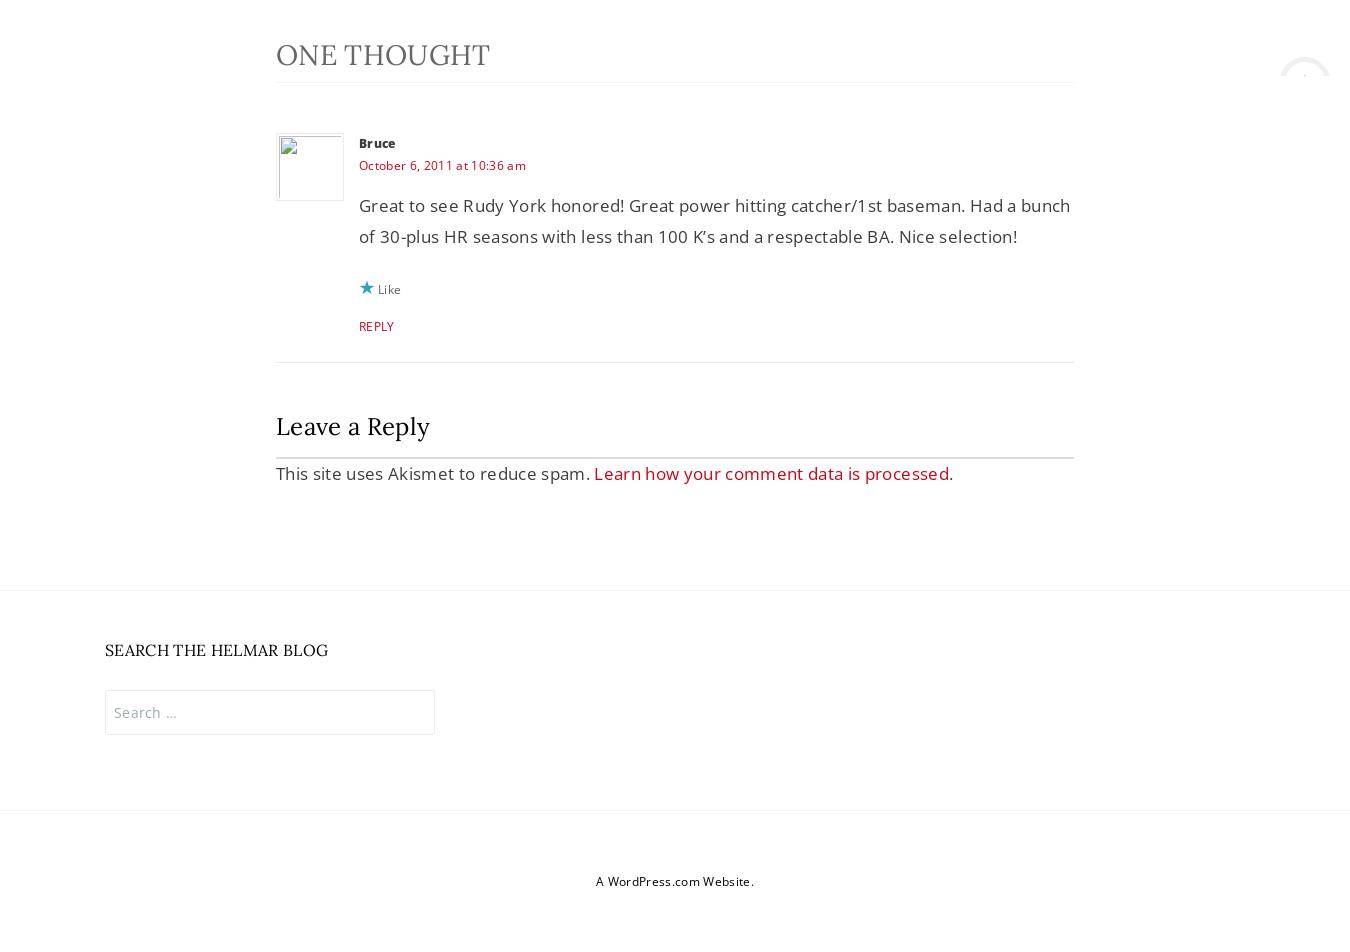 Image resolution: width=1350 pixels, height=952 pixels. Describe the element at coordinates (389, 289) in the screenshot. I see `'Like'` at that location.